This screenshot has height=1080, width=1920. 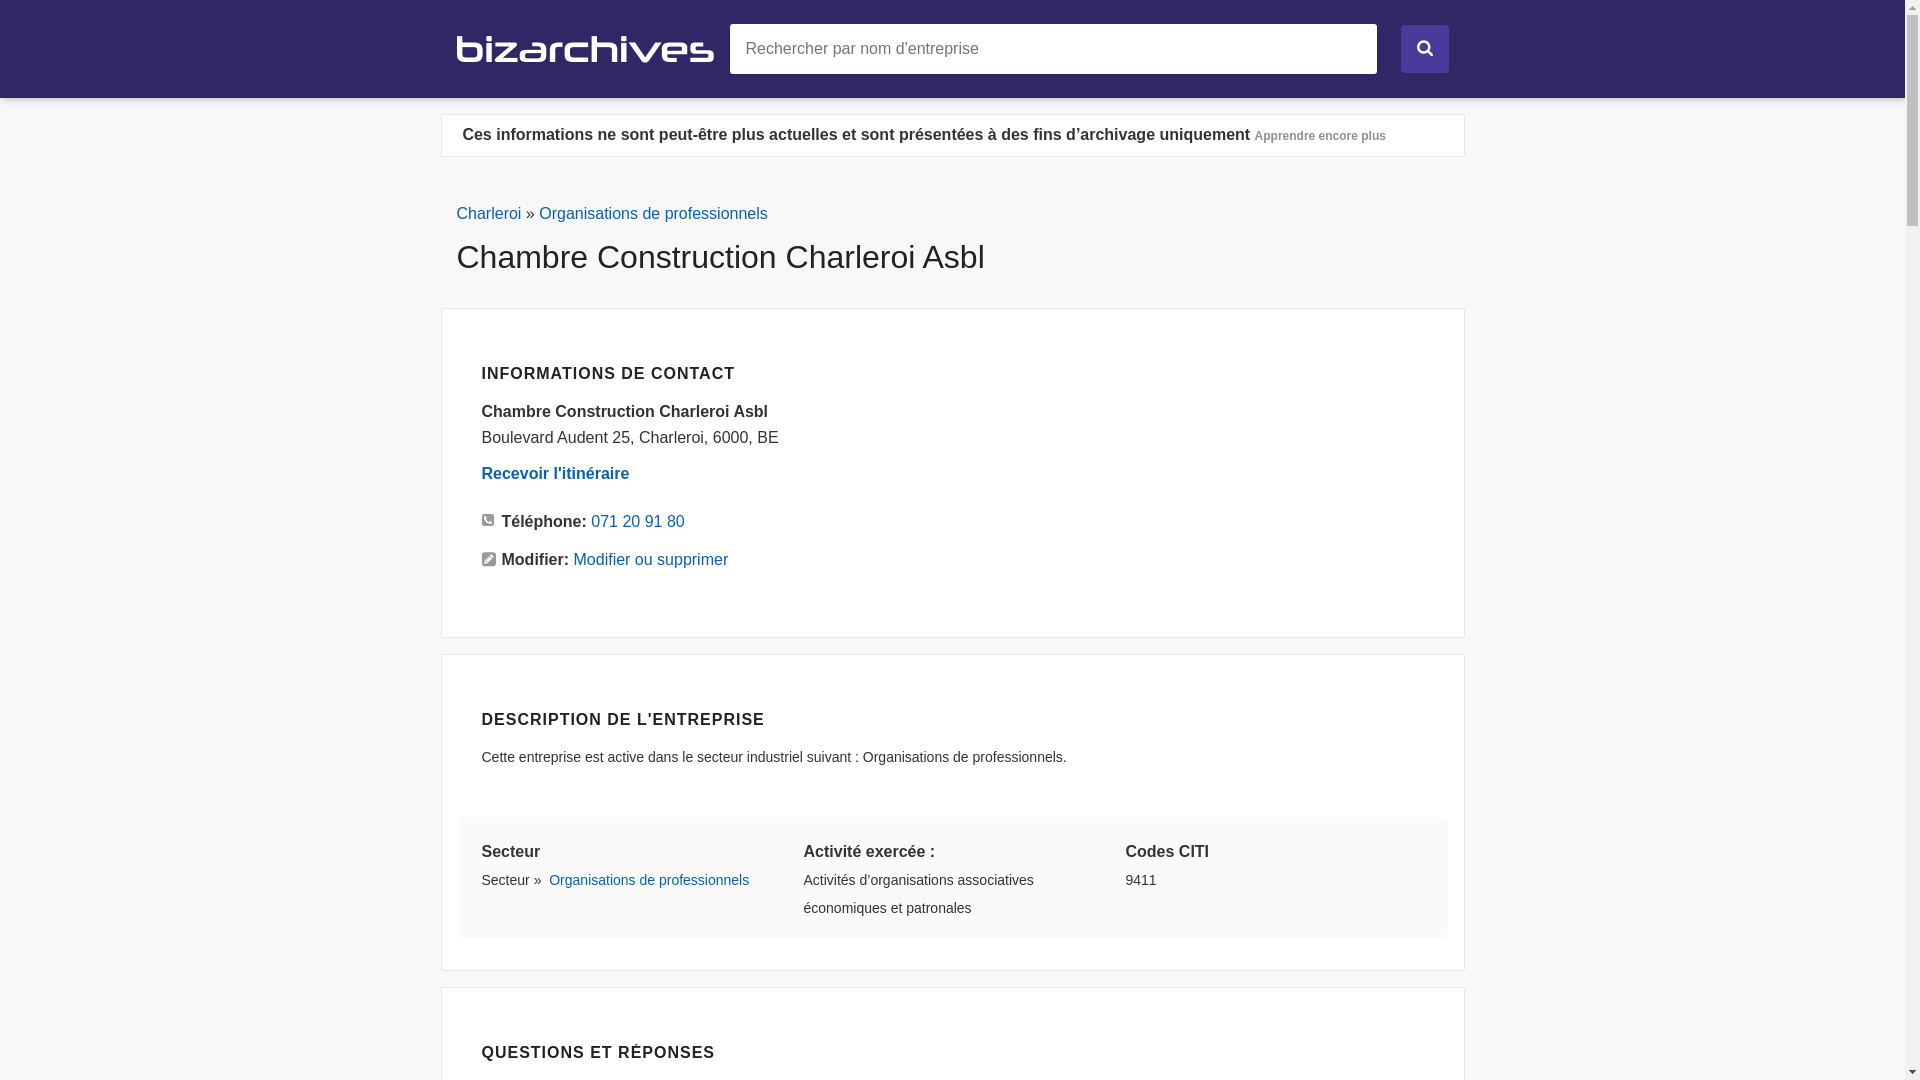 I want to click on 'Organisations de professionnels', so click(x=548, y=878).